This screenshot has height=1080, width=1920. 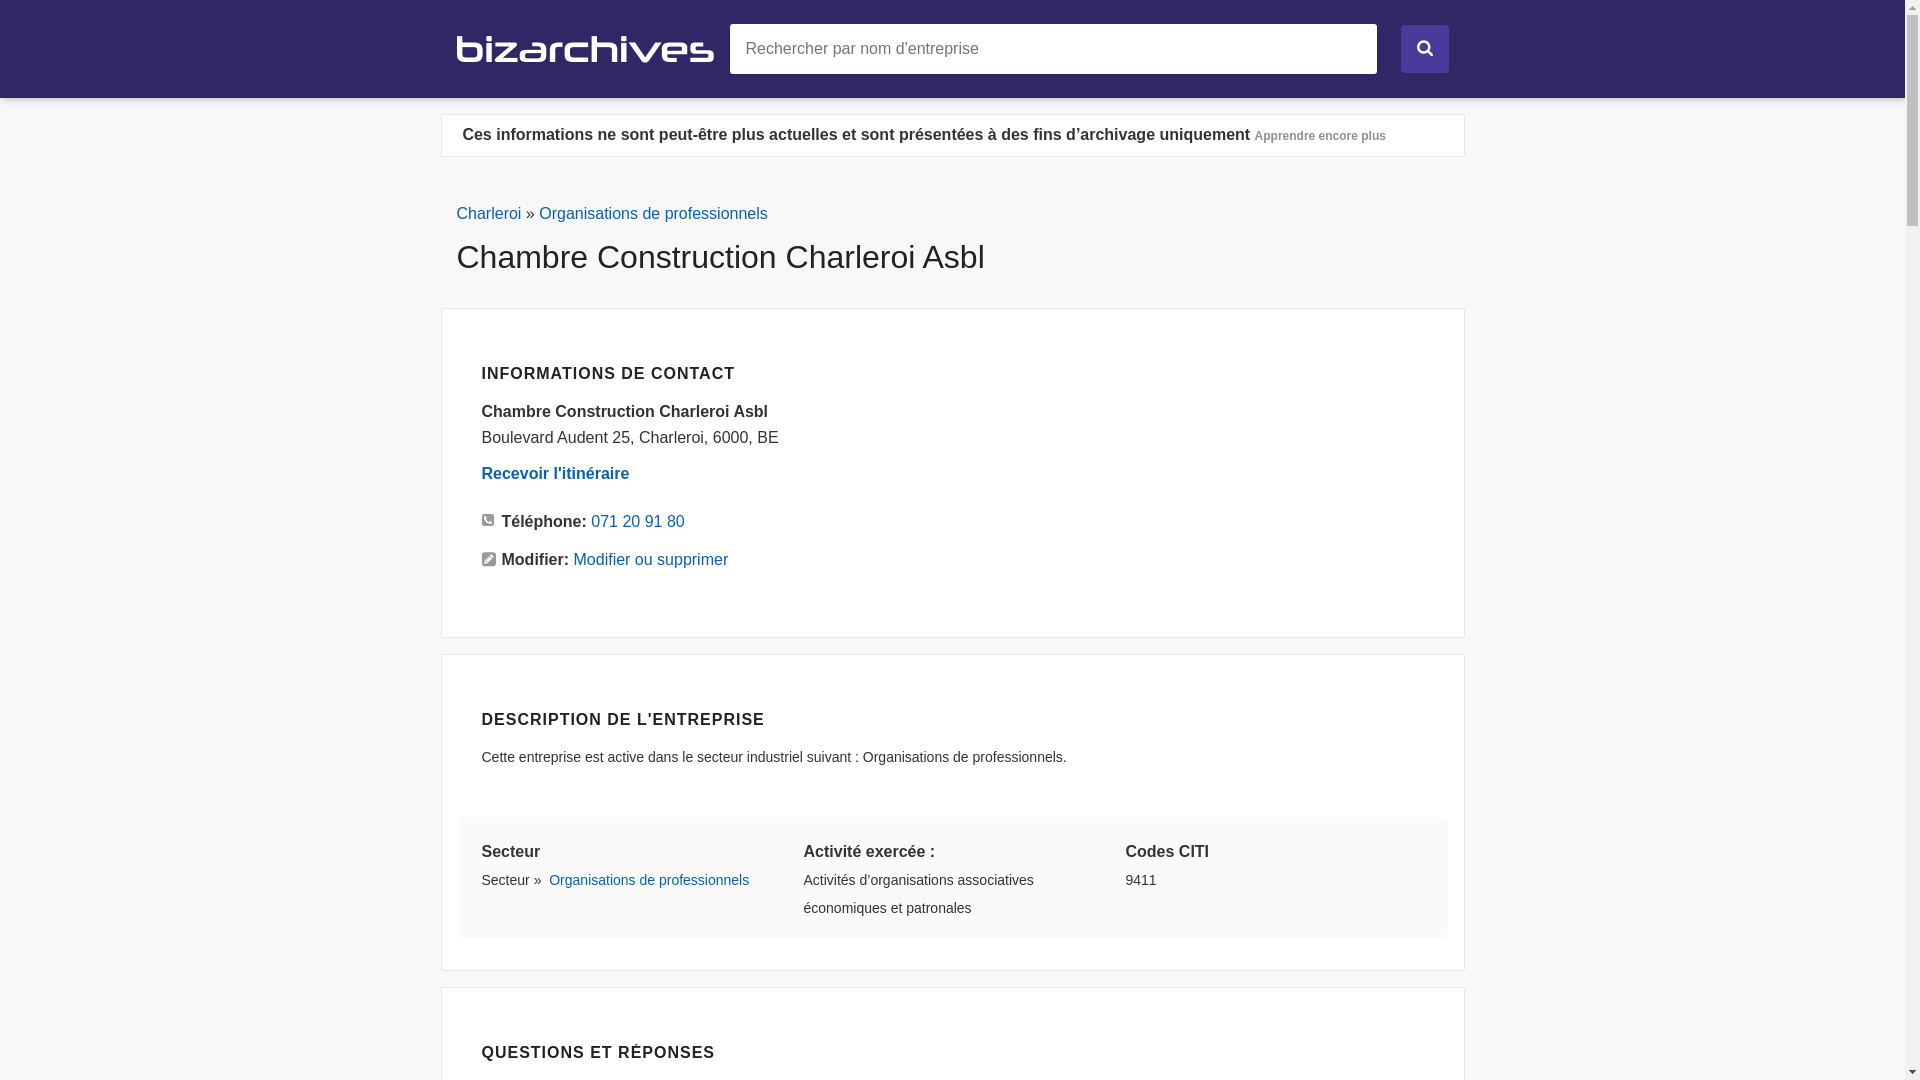 I want to click on 'Organisations de professionnels', so click(x=548, y=878).